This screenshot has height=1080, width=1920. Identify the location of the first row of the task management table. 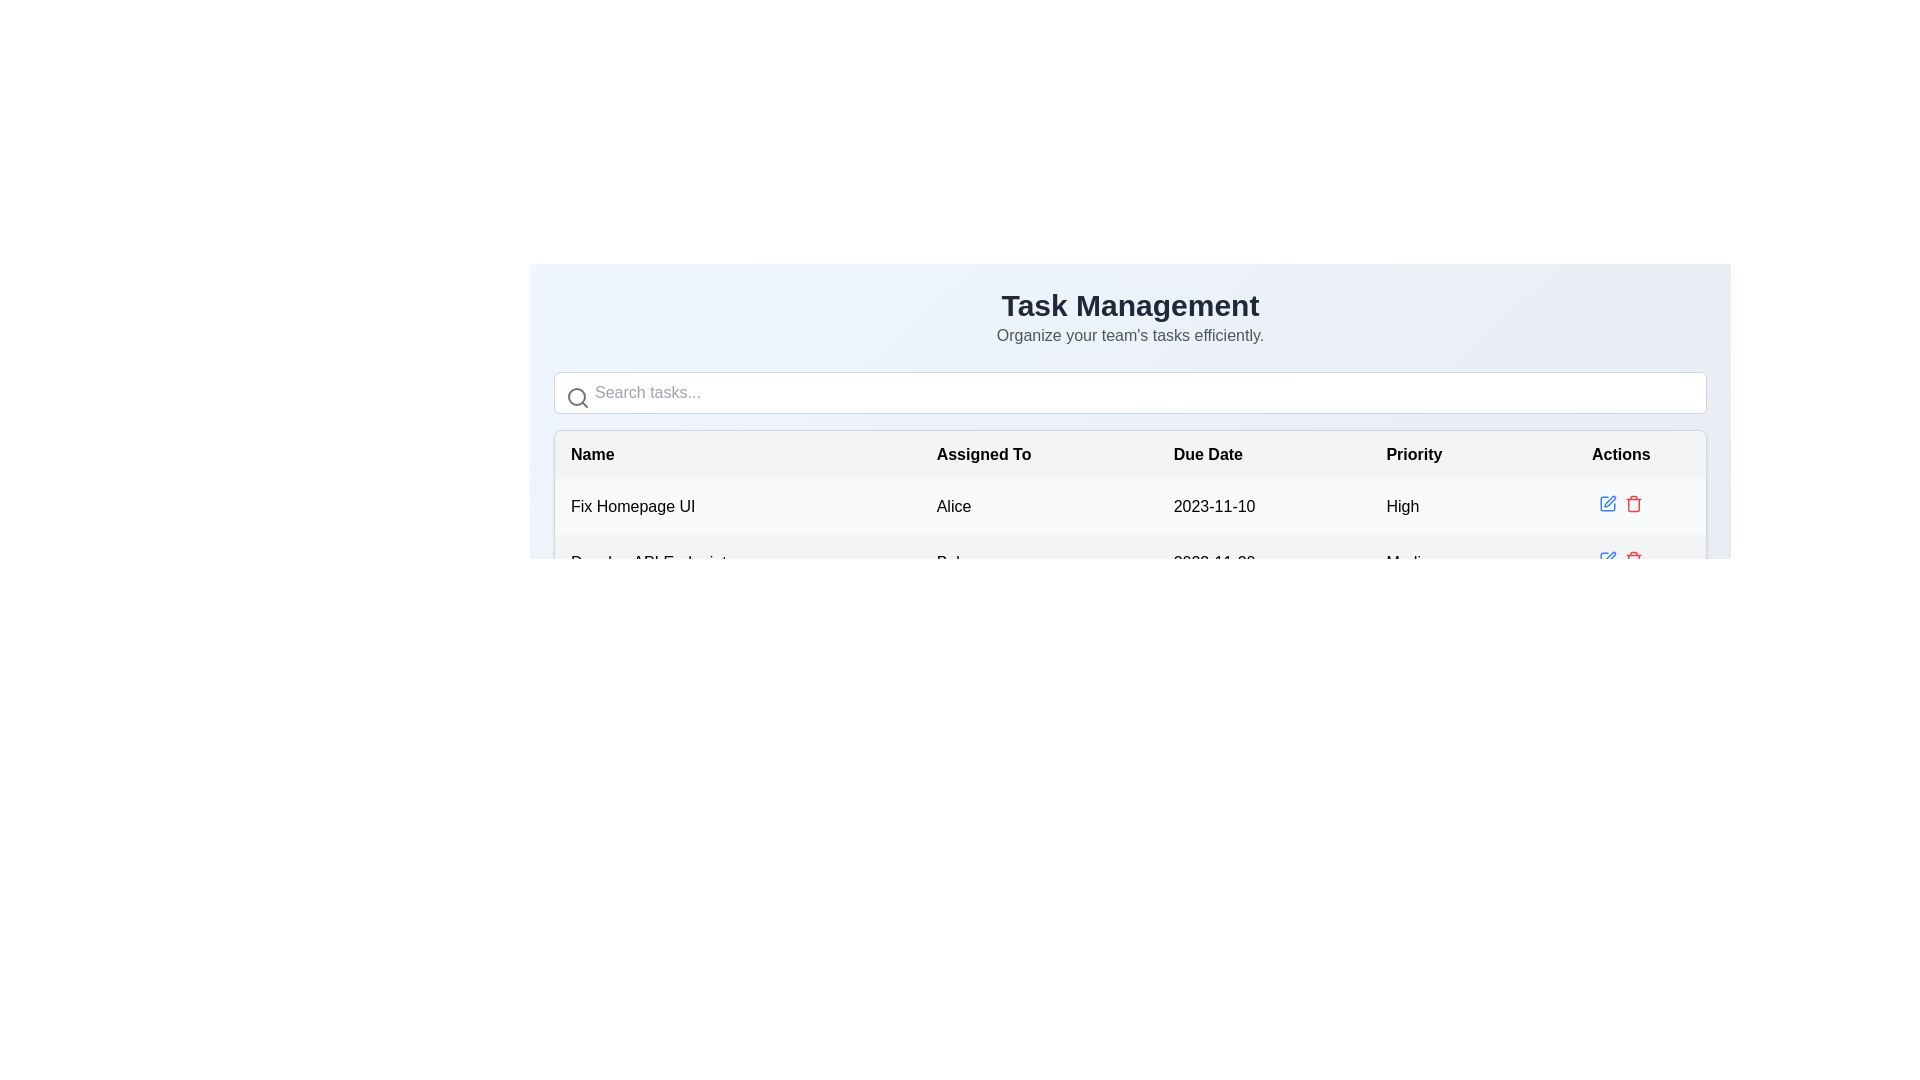
(1130, 505).